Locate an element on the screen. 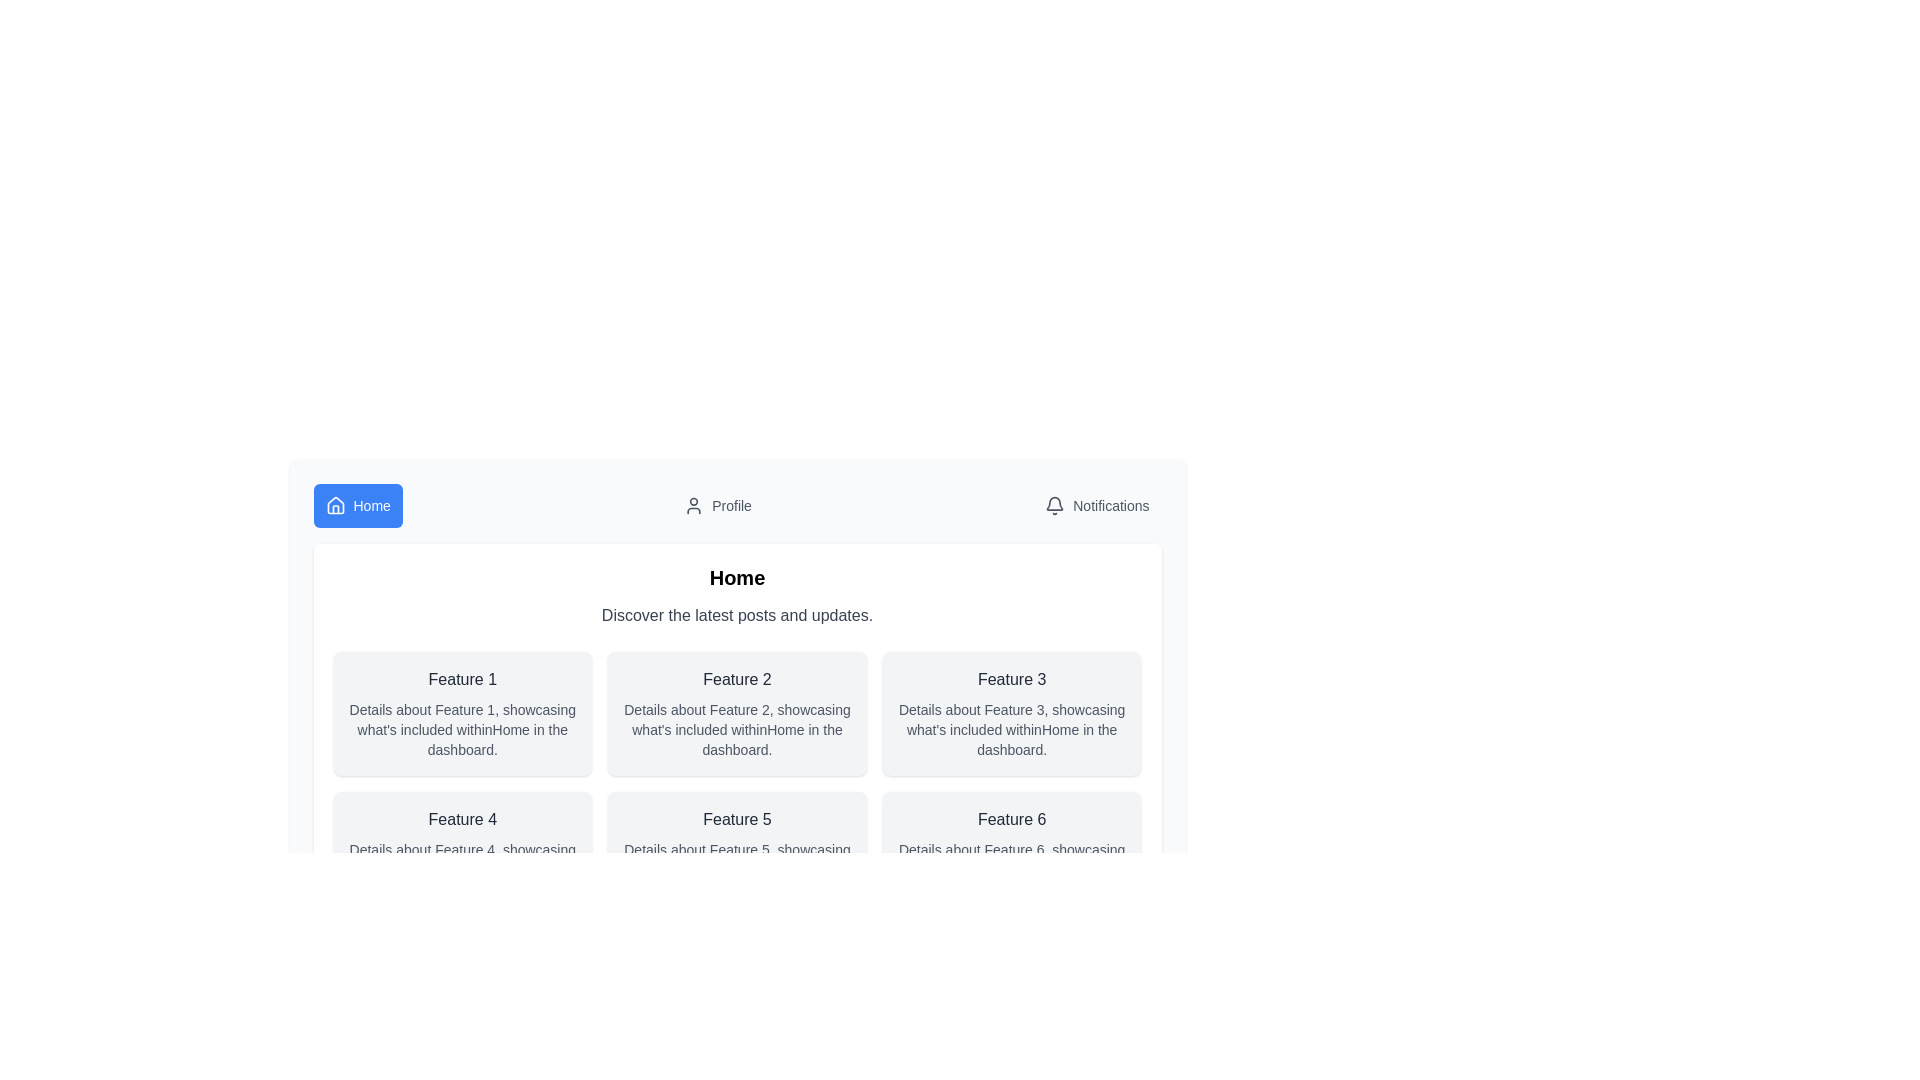  static text that describes 'Feature 3', which is styled in a smaller gray font beneath the heading in the third feature card is located at coordinates (1012, 729).